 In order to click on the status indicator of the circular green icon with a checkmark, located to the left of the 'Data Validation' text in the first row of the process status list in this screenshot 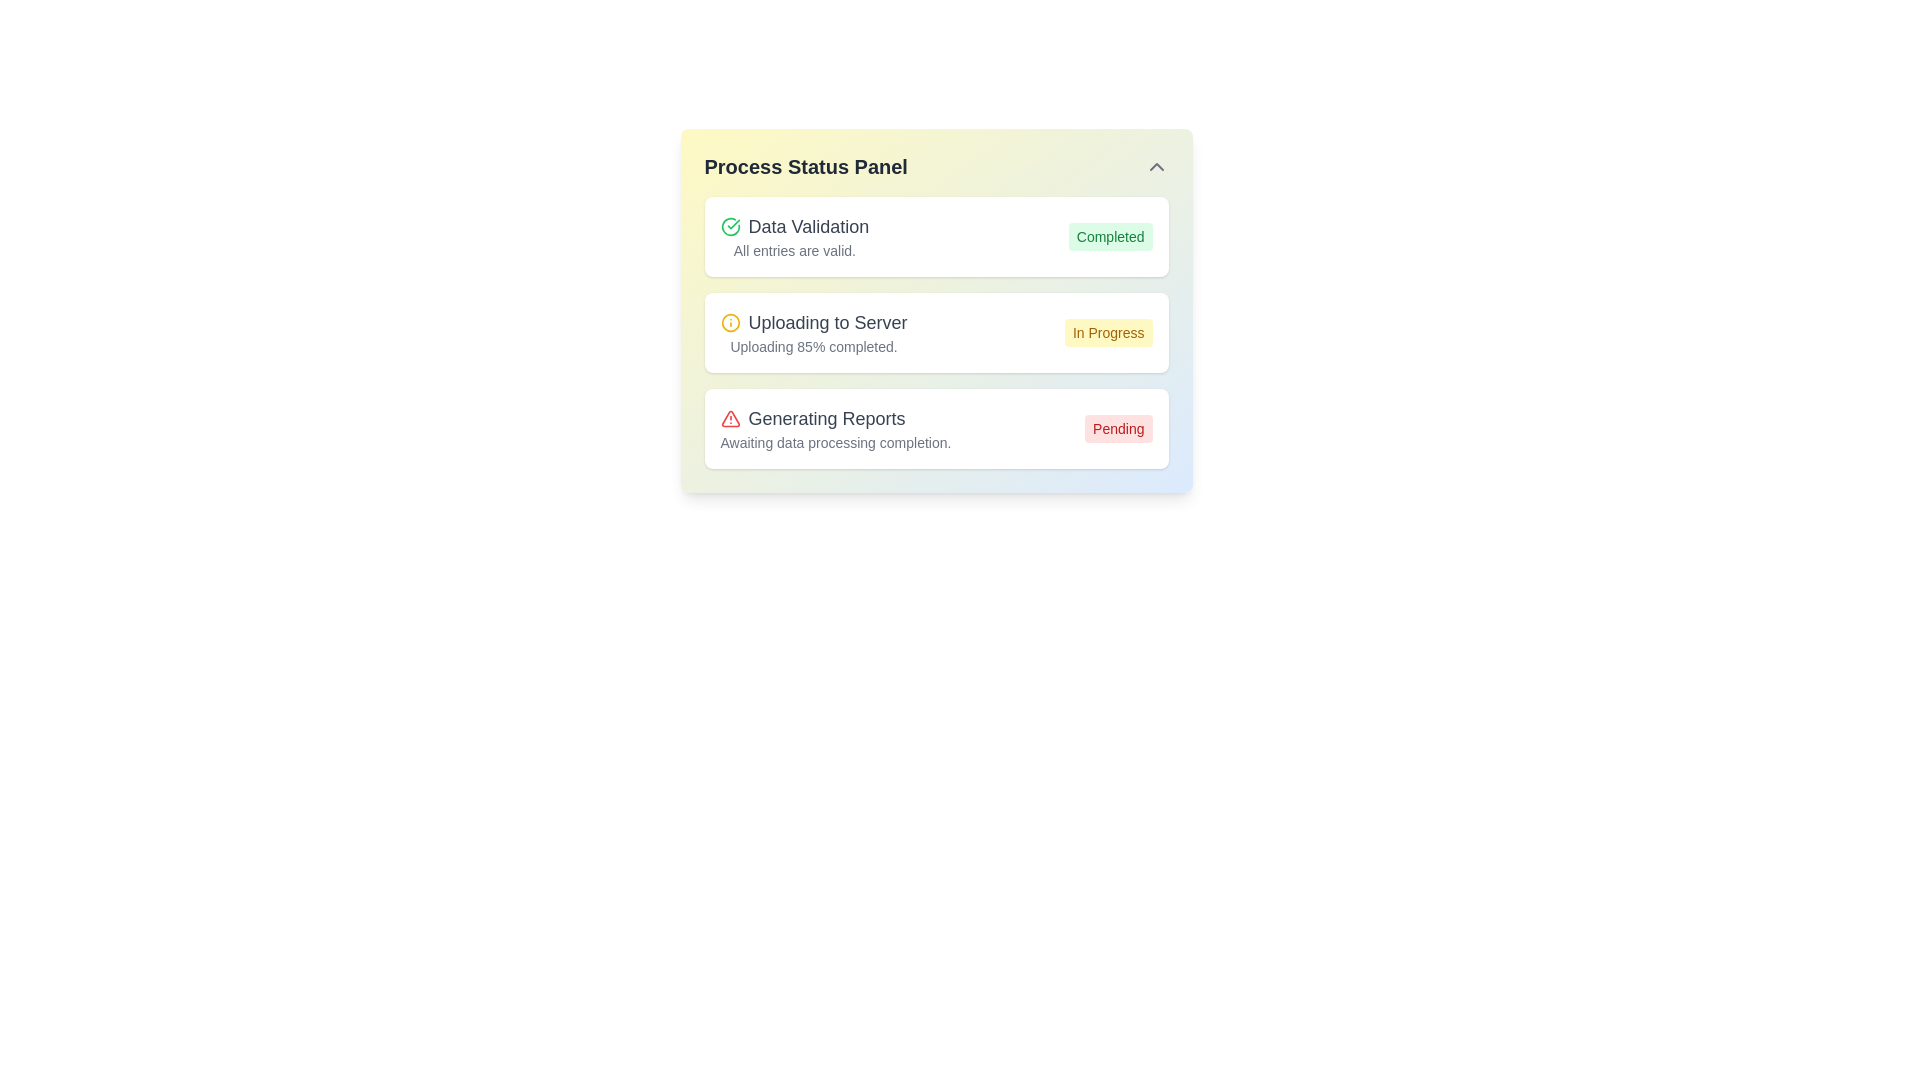, I will do `click(729, 226)`.